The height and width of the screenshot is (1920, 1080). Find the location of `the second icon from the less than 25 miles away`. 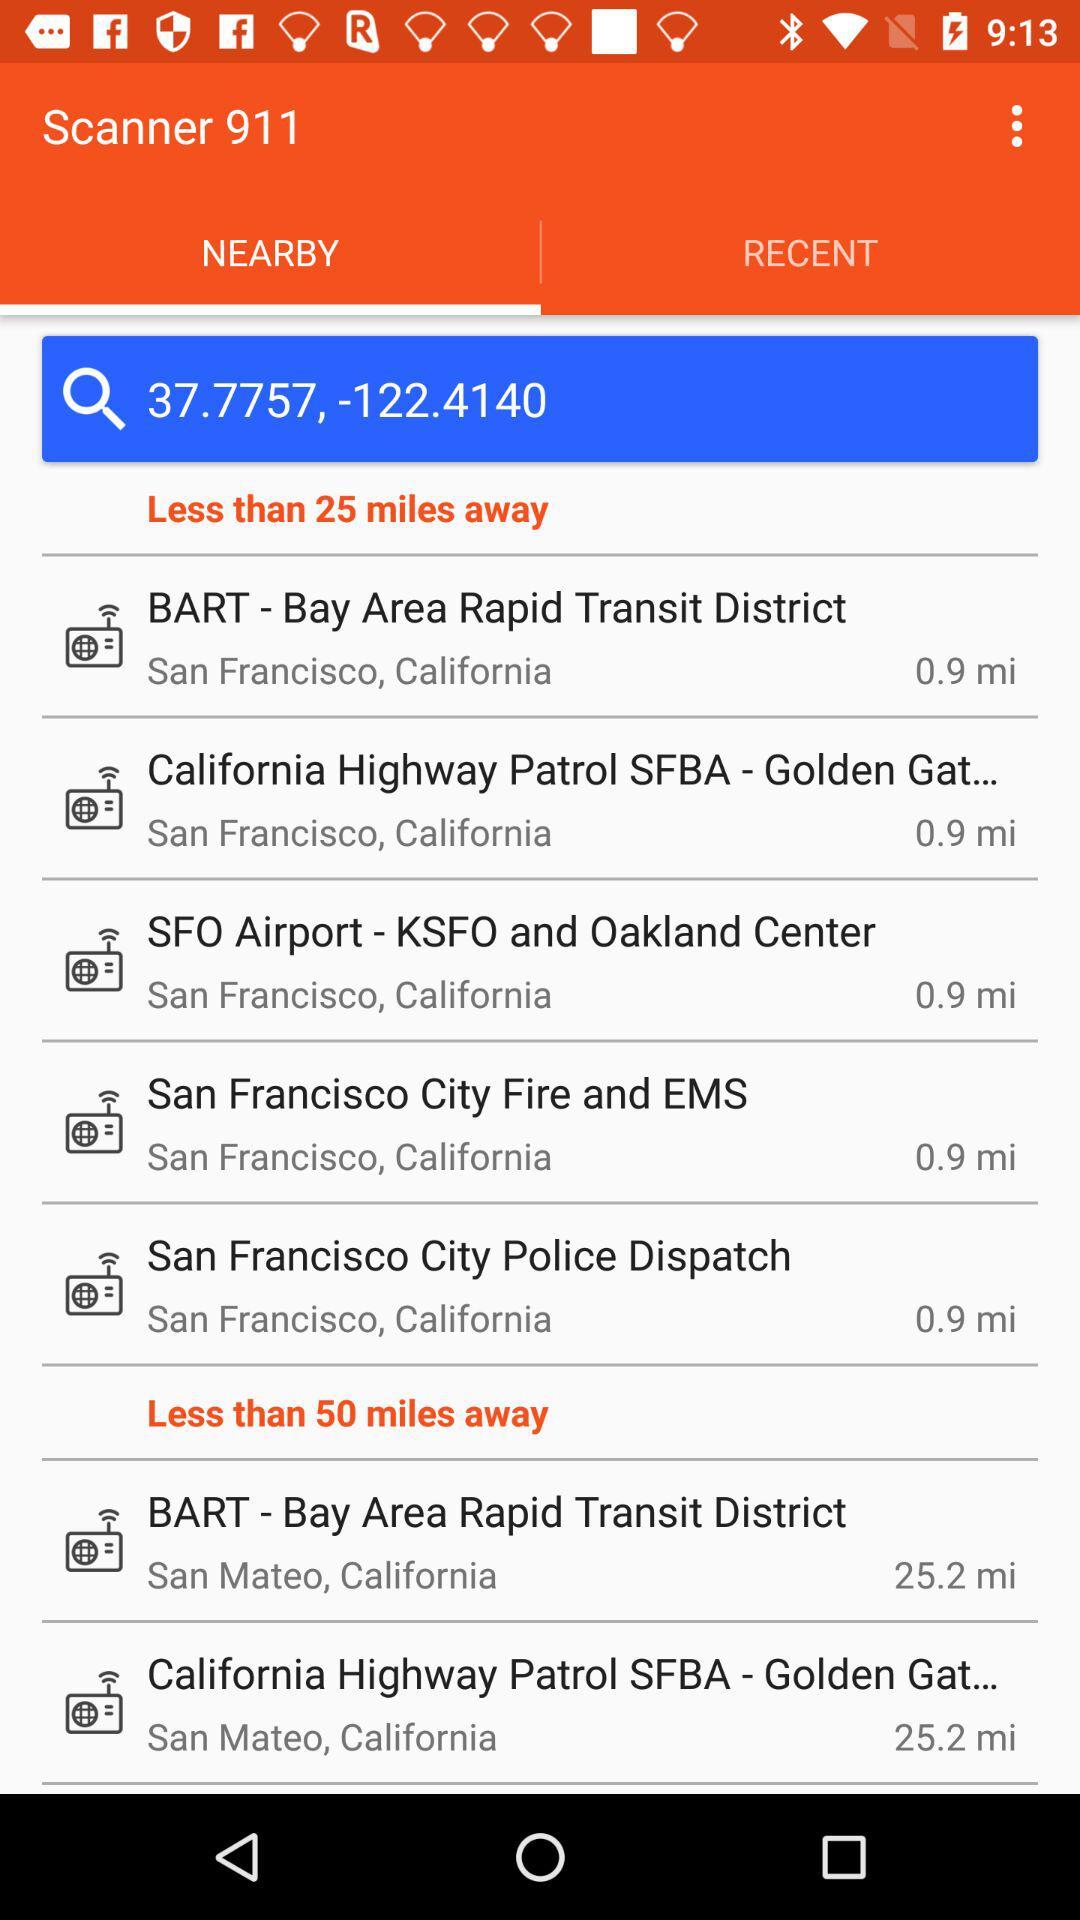

the second icon from the less than 25 miles away is located at coordinates (94, 797).